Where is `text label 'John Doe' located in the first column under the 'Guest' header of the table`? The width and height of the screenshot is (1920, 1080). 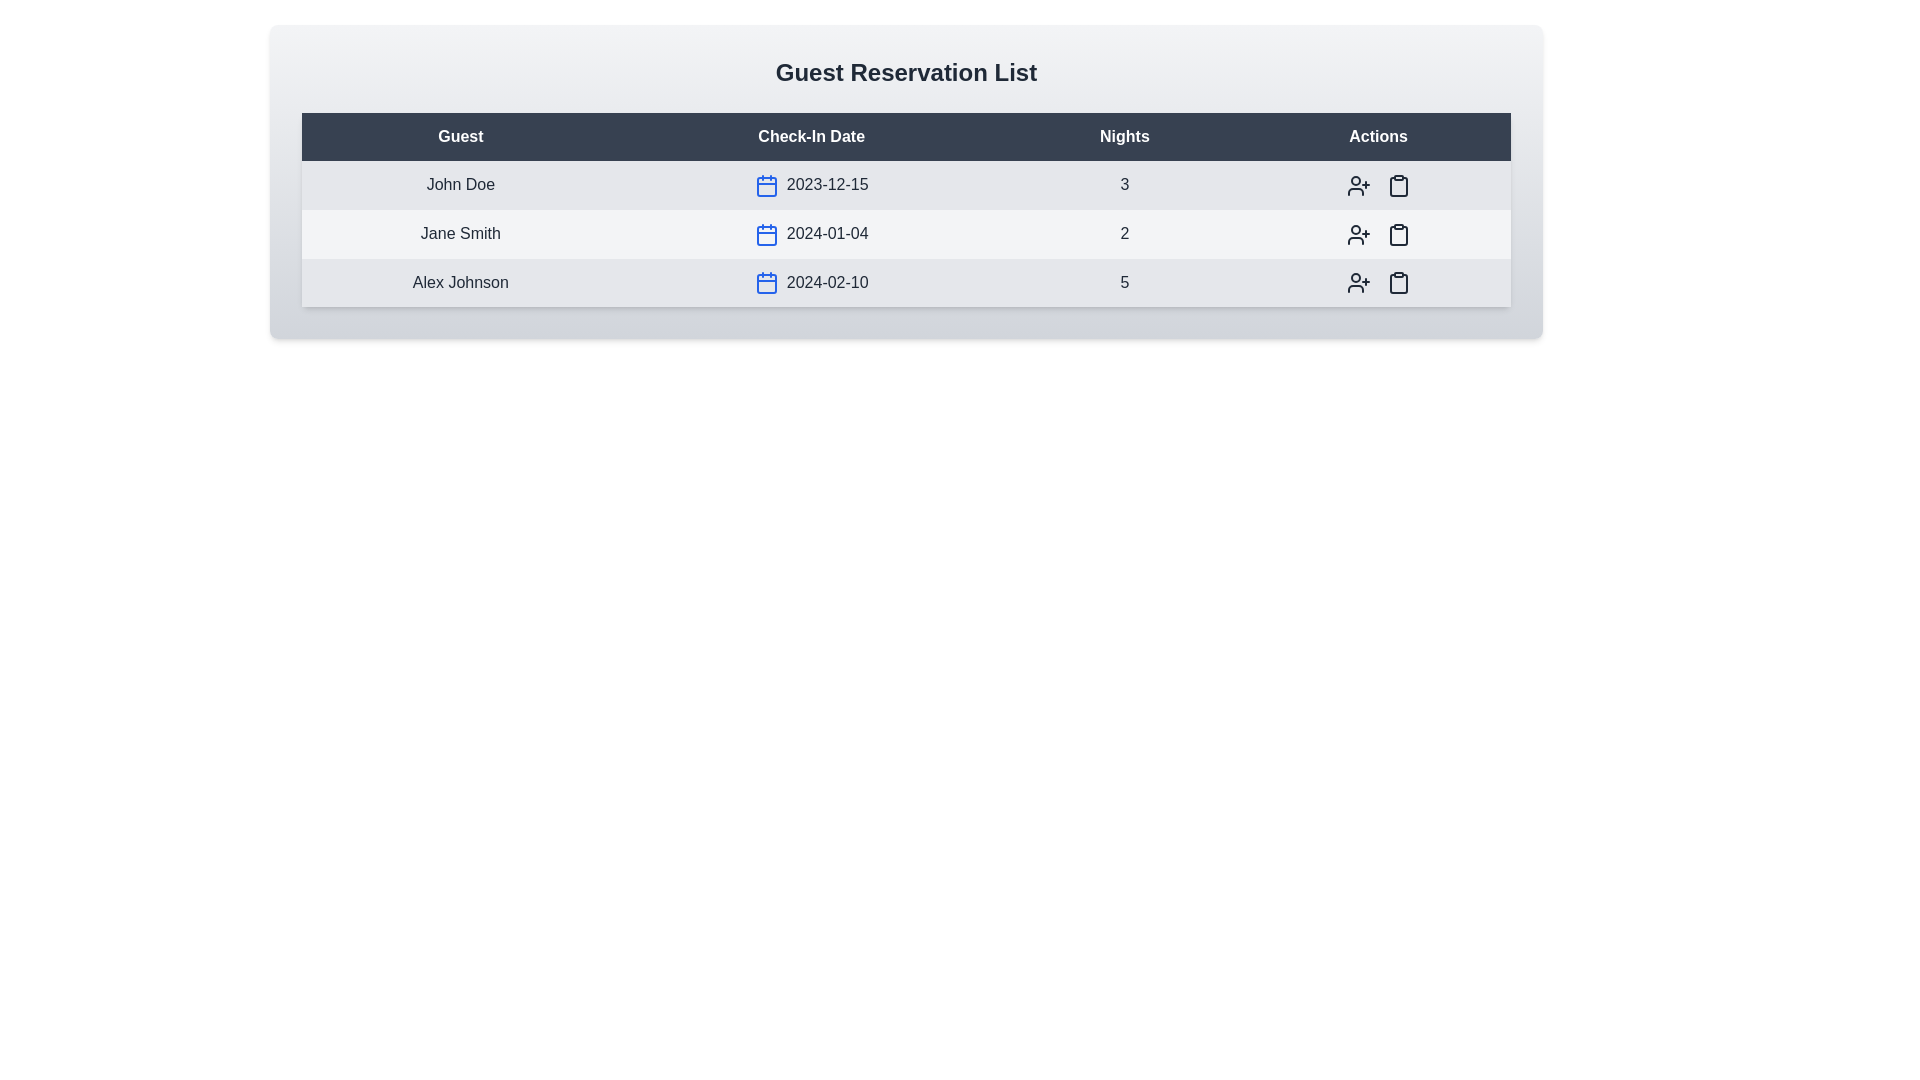 text label 'John Doe' located in the first column under the 'Guest' header of the table is located at coordinates (459, 185).